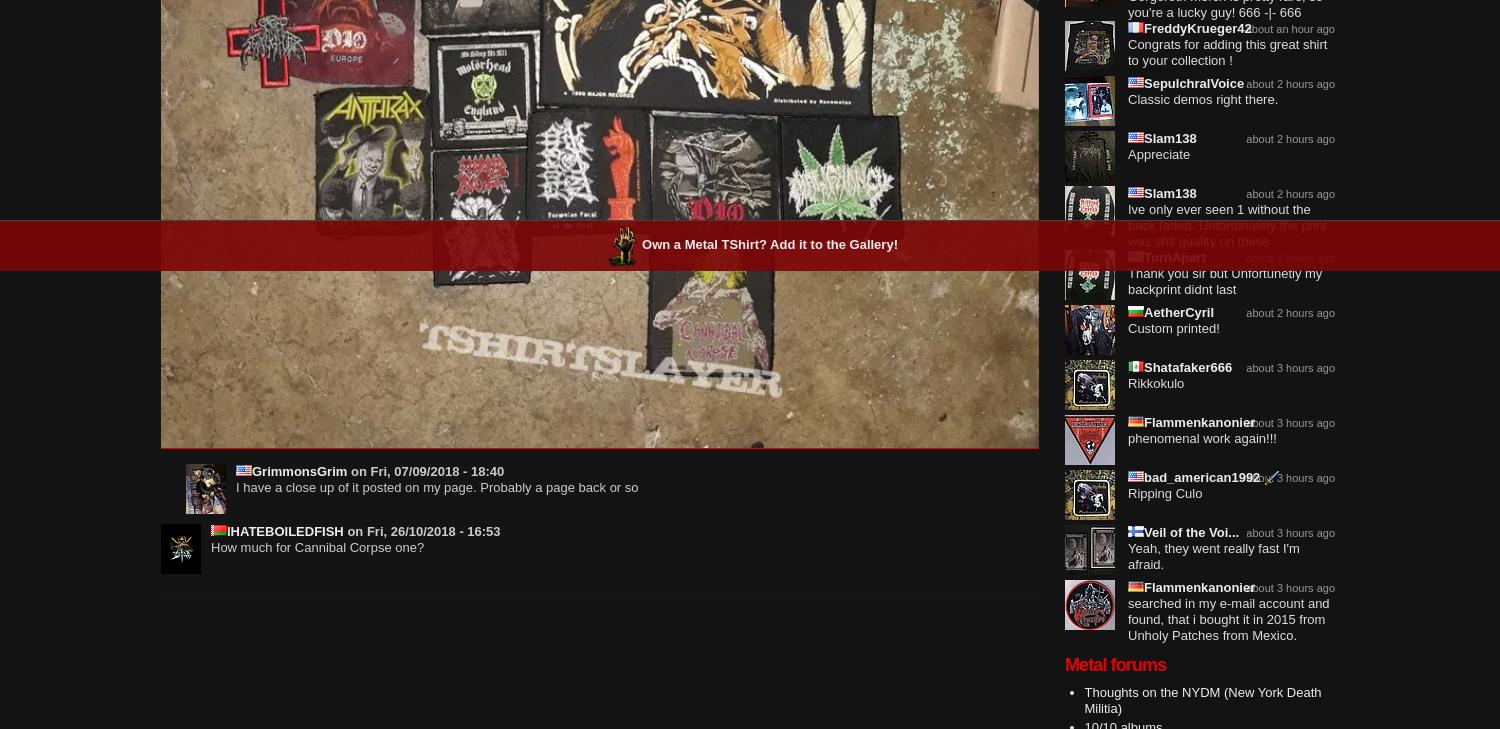  I want to click on 'I have a close up of it posted on my page. Probably a page back or so', so click(436, 487).